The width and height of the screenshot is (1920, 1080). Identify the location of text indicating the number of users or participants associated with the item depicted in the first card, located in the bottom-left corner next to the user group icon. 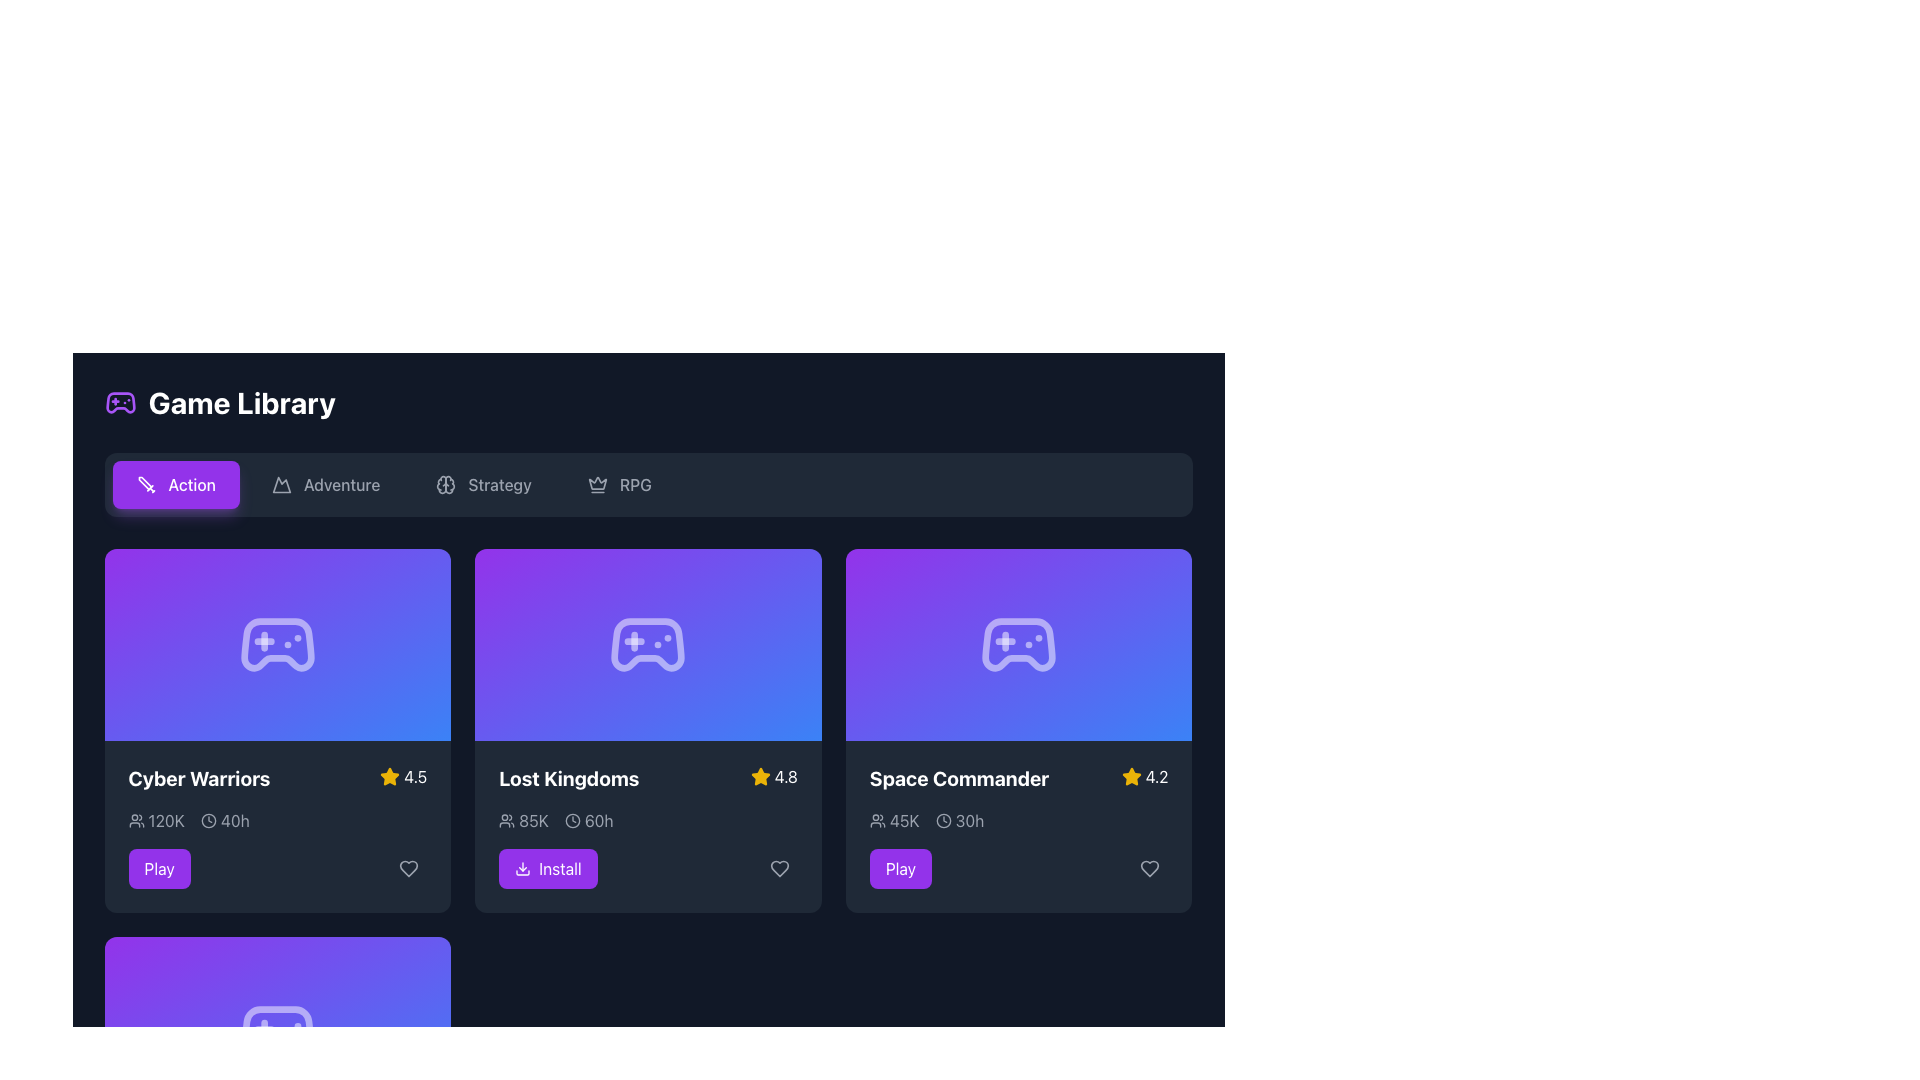
(166, 821).